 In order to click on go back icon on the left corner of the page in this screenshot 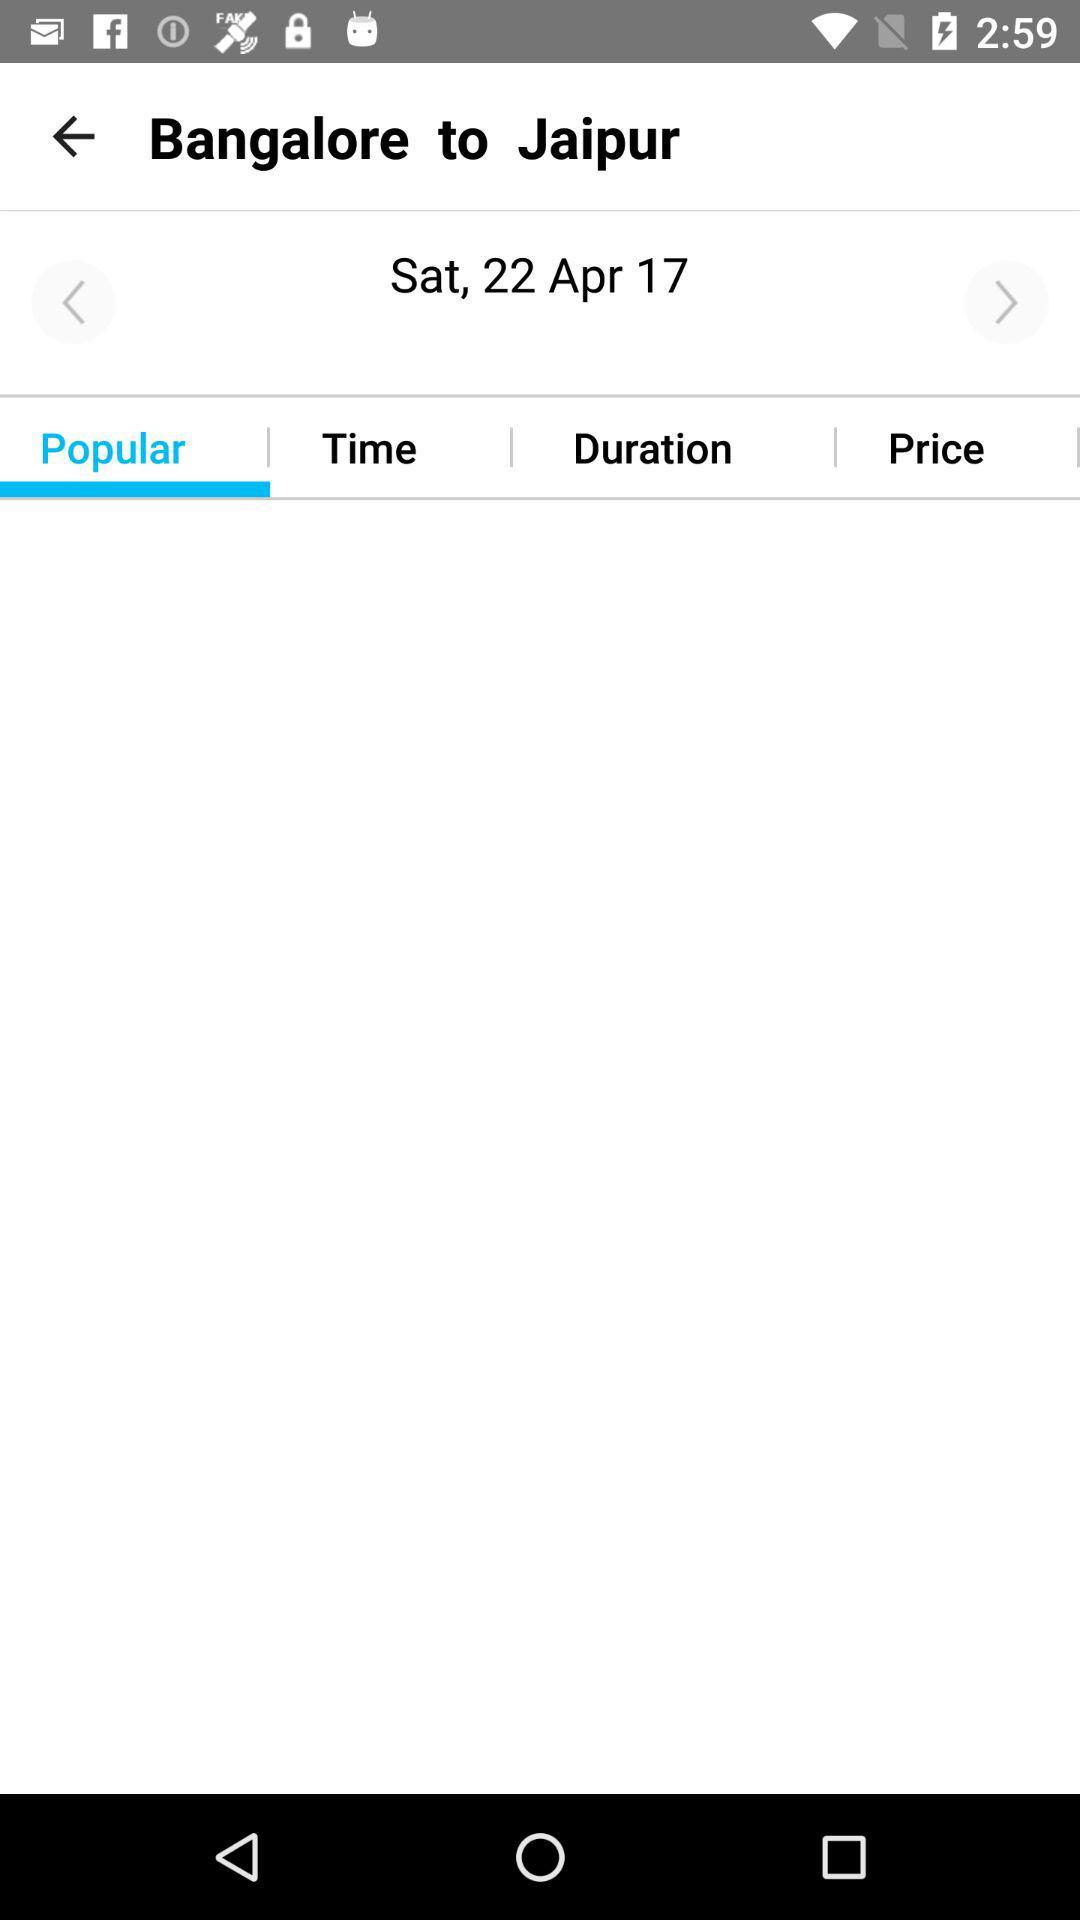, I will do `click(72, 301)`.